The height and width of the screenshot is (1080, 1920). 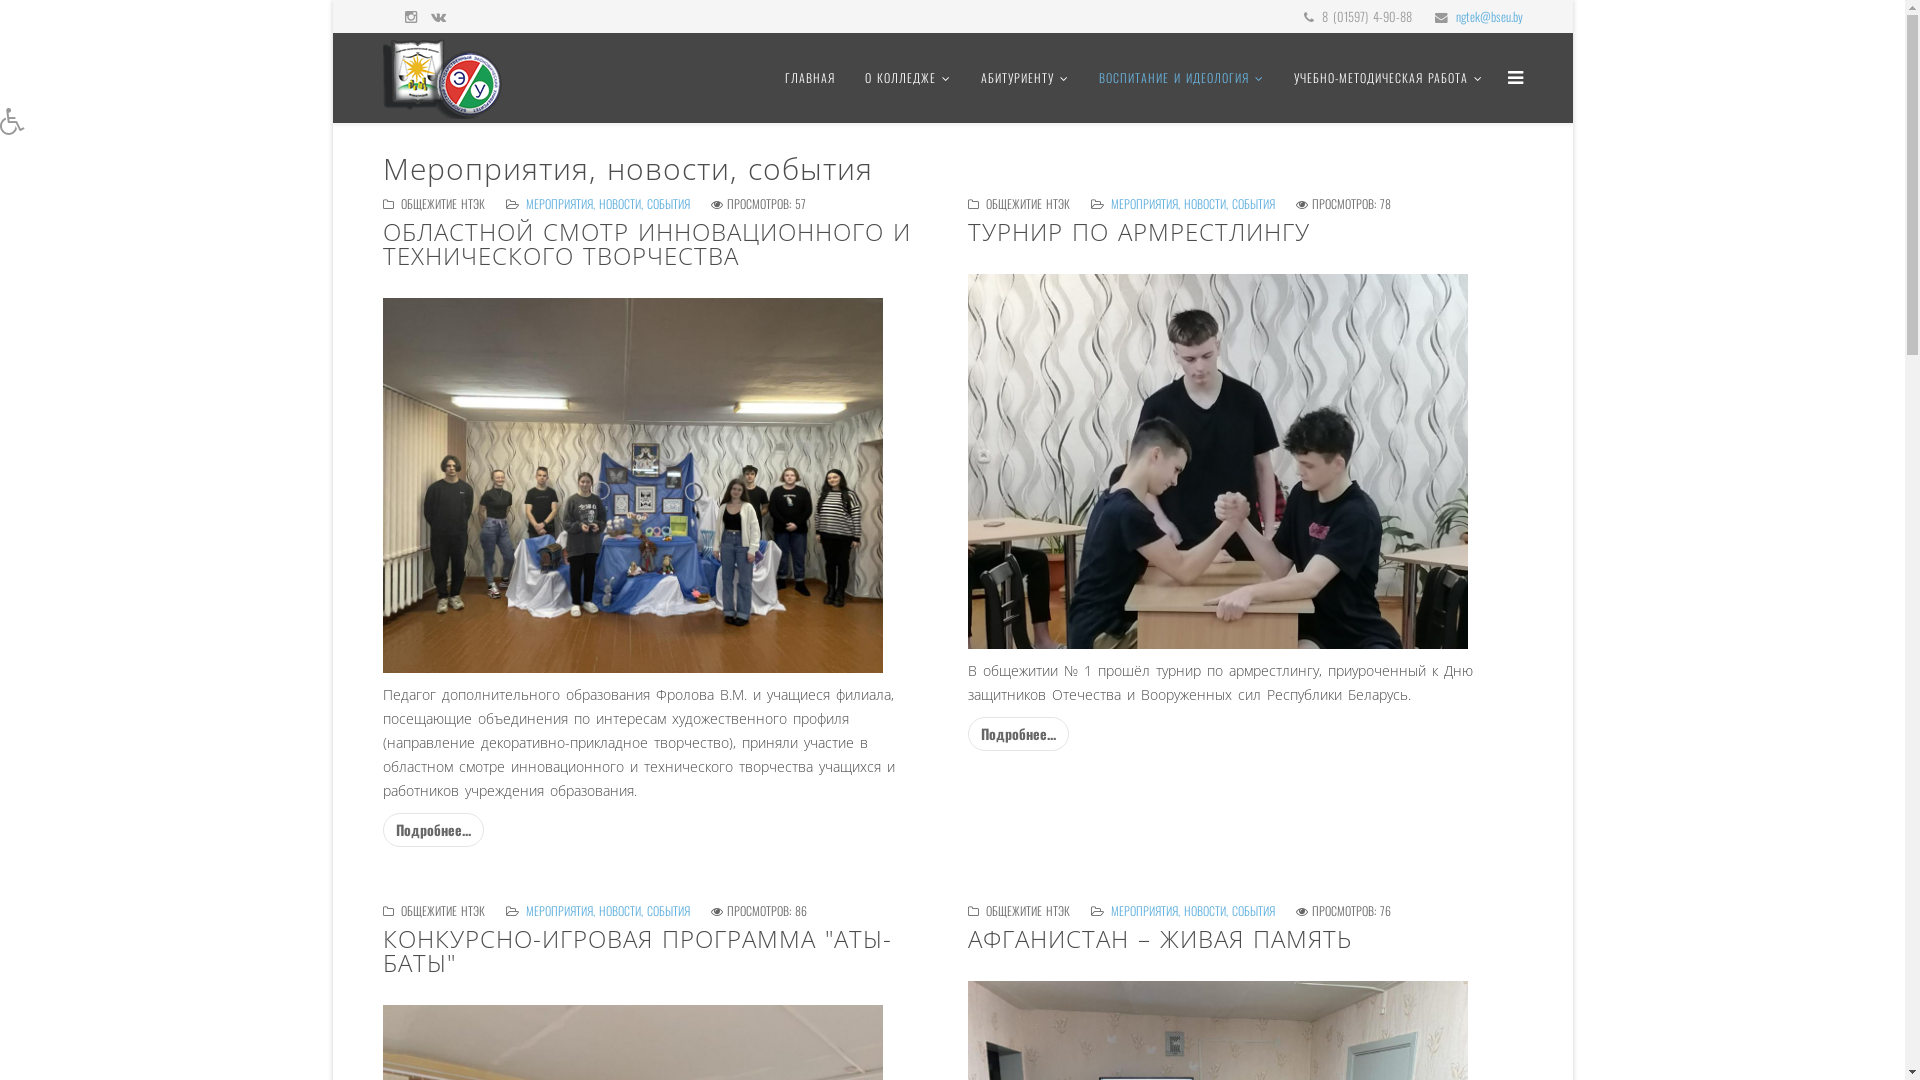 What do you see at coordinates (1489, 16) in the screenshot?
I see `'ngtek@bseu.by'` at bounding box center [1489, 16].